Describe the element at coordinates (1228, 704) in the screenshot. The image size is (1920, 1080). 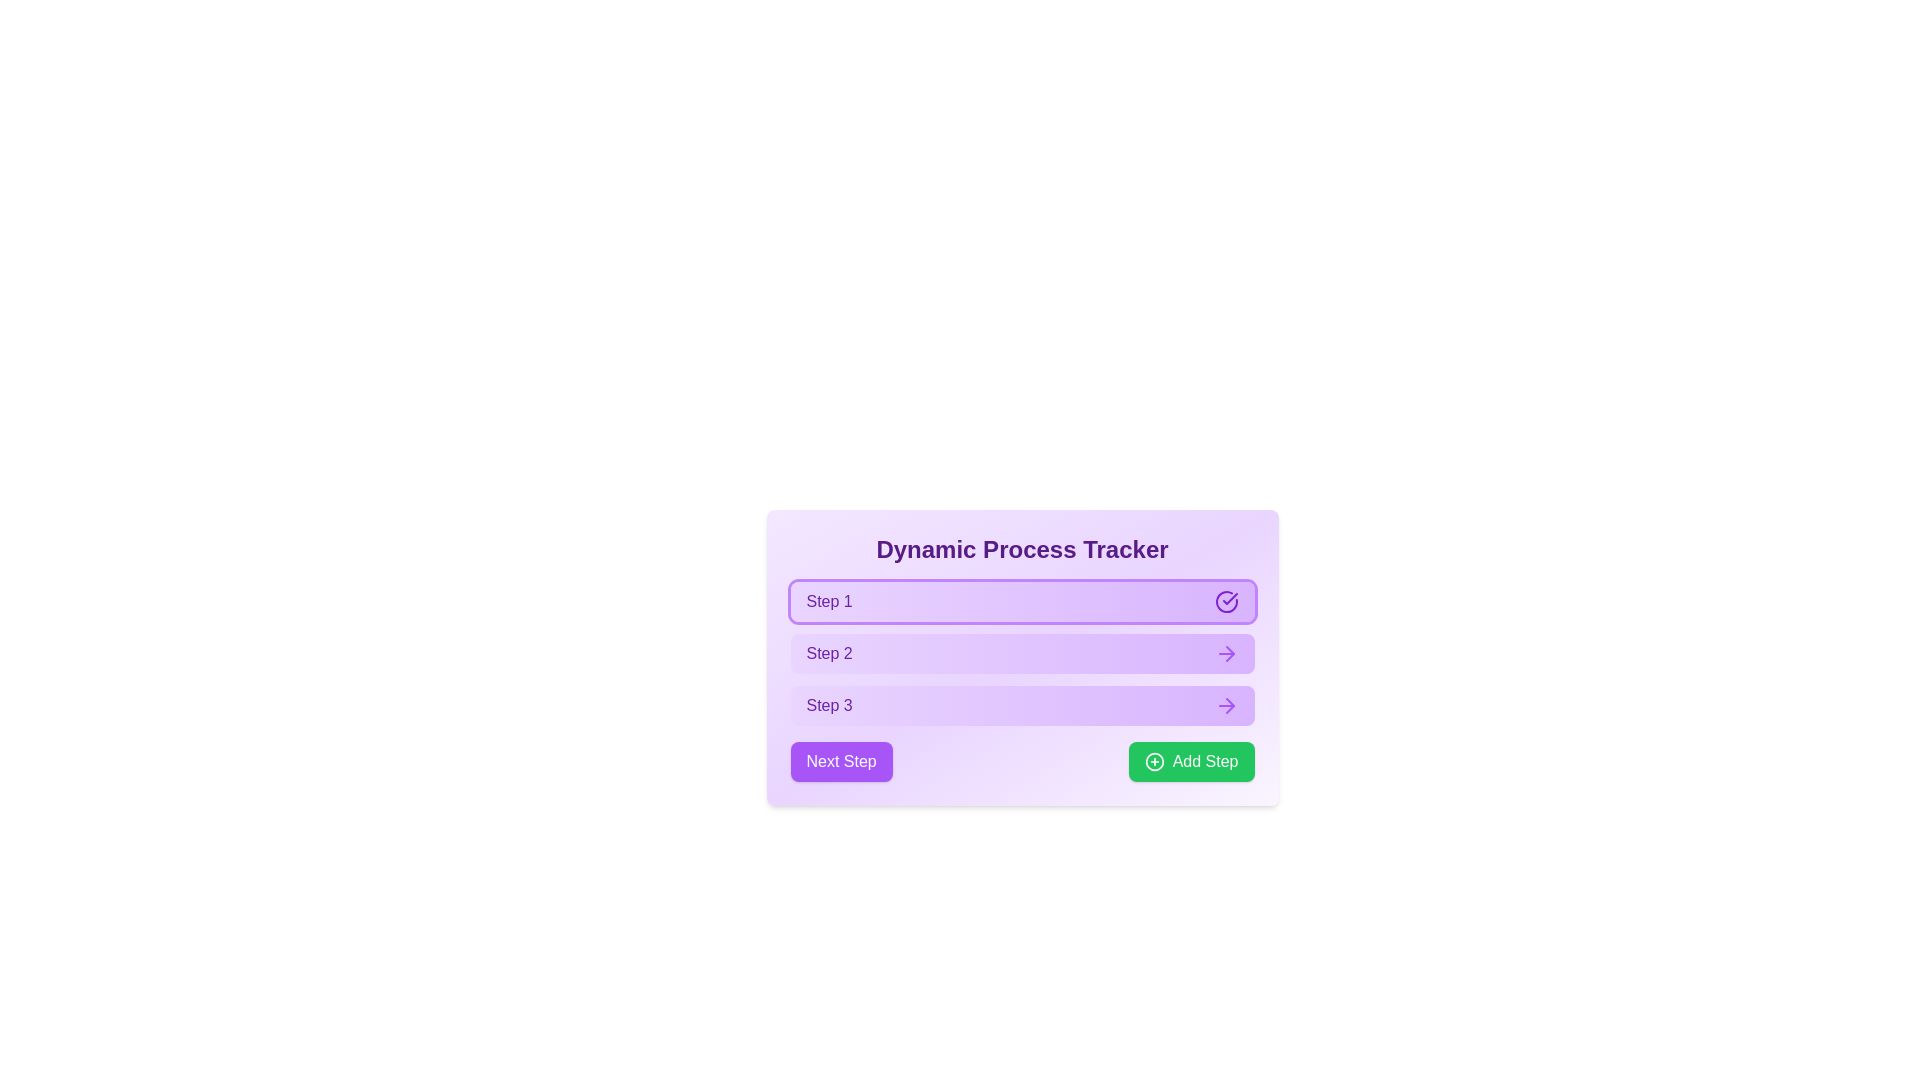
I see `the chevron arrow icon located on the right side of the Step 2 row` at that location.